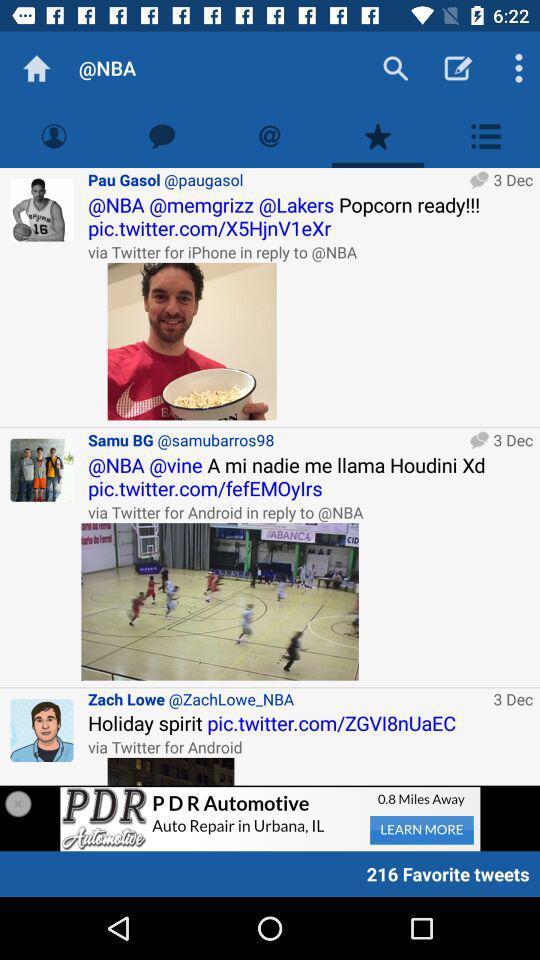  I want to click on item above nba vine a item, so click(274, 440).